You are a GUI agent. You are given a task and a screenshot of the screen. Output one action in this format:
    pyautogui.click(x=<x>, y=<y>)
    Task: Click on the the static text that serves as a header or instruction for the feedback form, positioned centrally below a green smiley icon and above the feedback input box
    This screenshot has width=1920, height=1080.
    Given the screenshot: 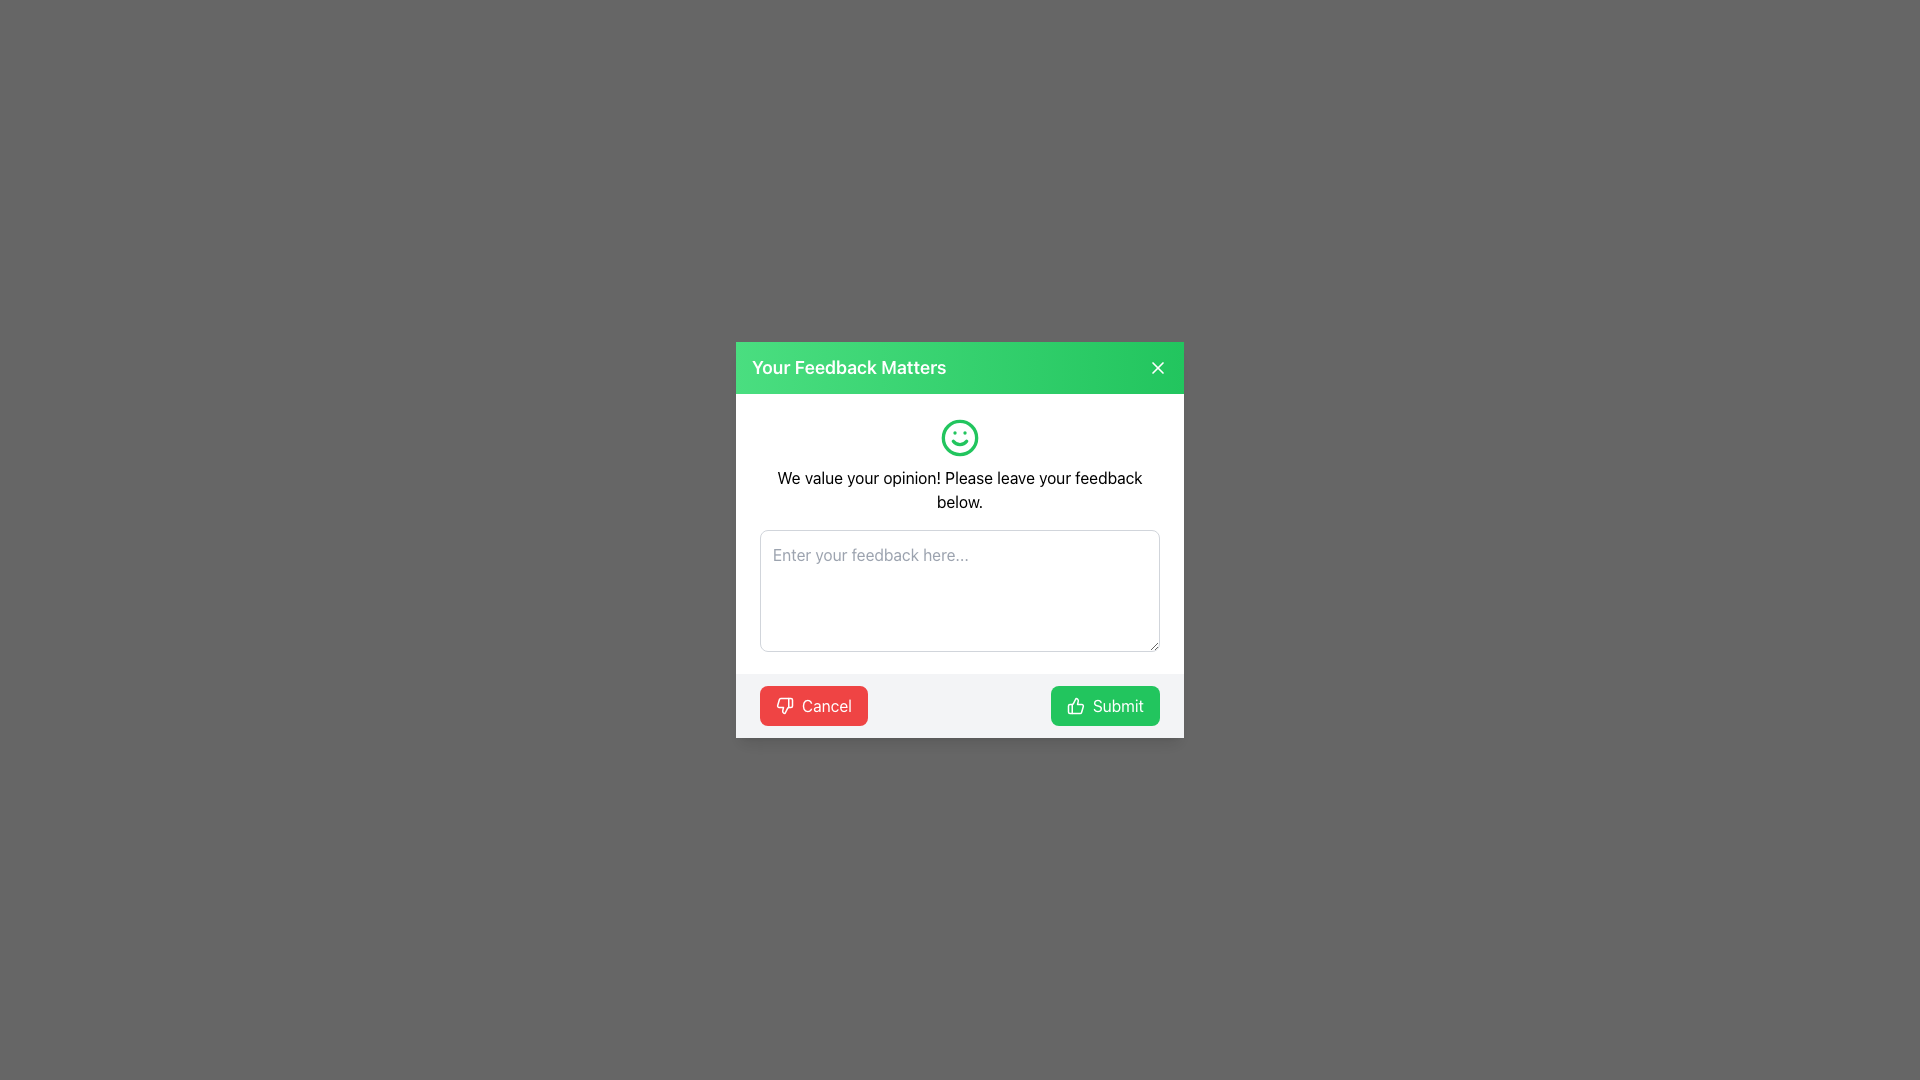 What is the action you would take?
    pyautogui.click(x=960, y=489)
    